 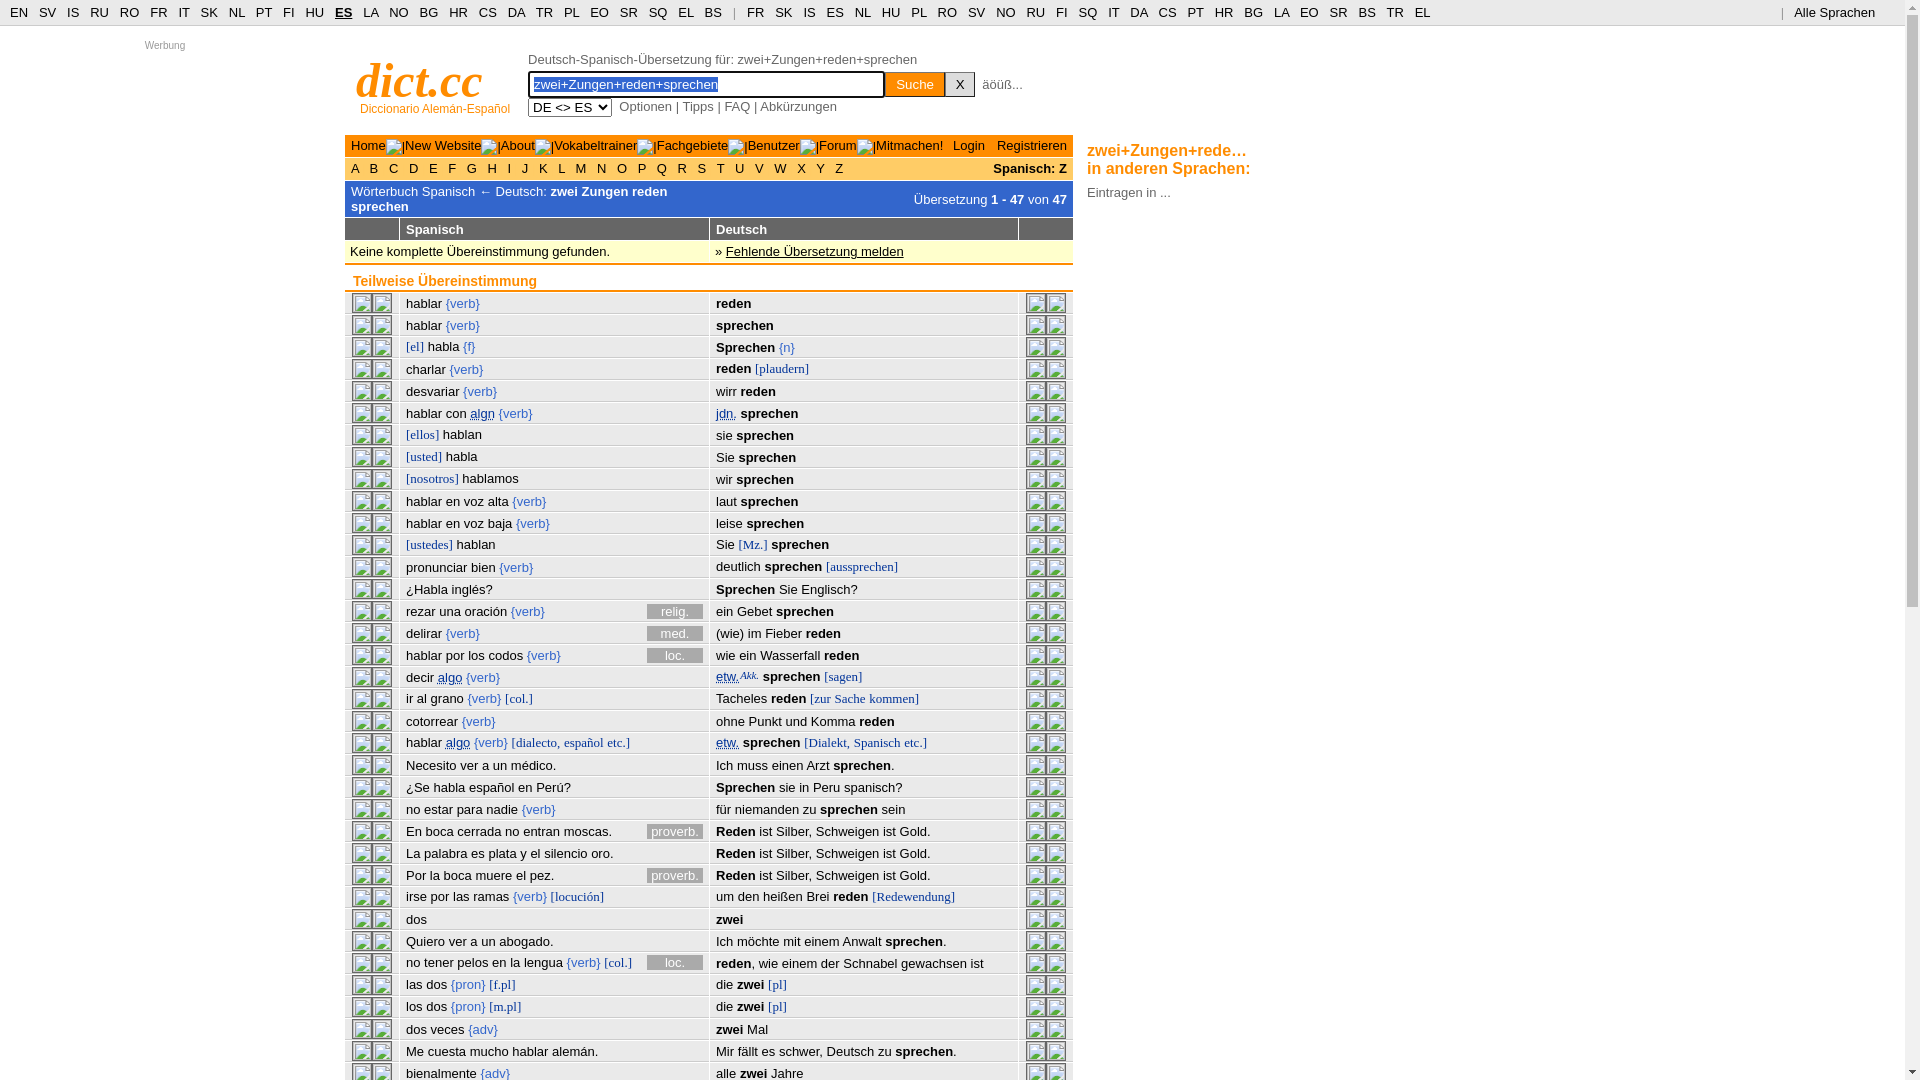 What do you see at coordinates (850, 697) in the screenshot?
I see `'Sache'` at bounding box center [850, 697].